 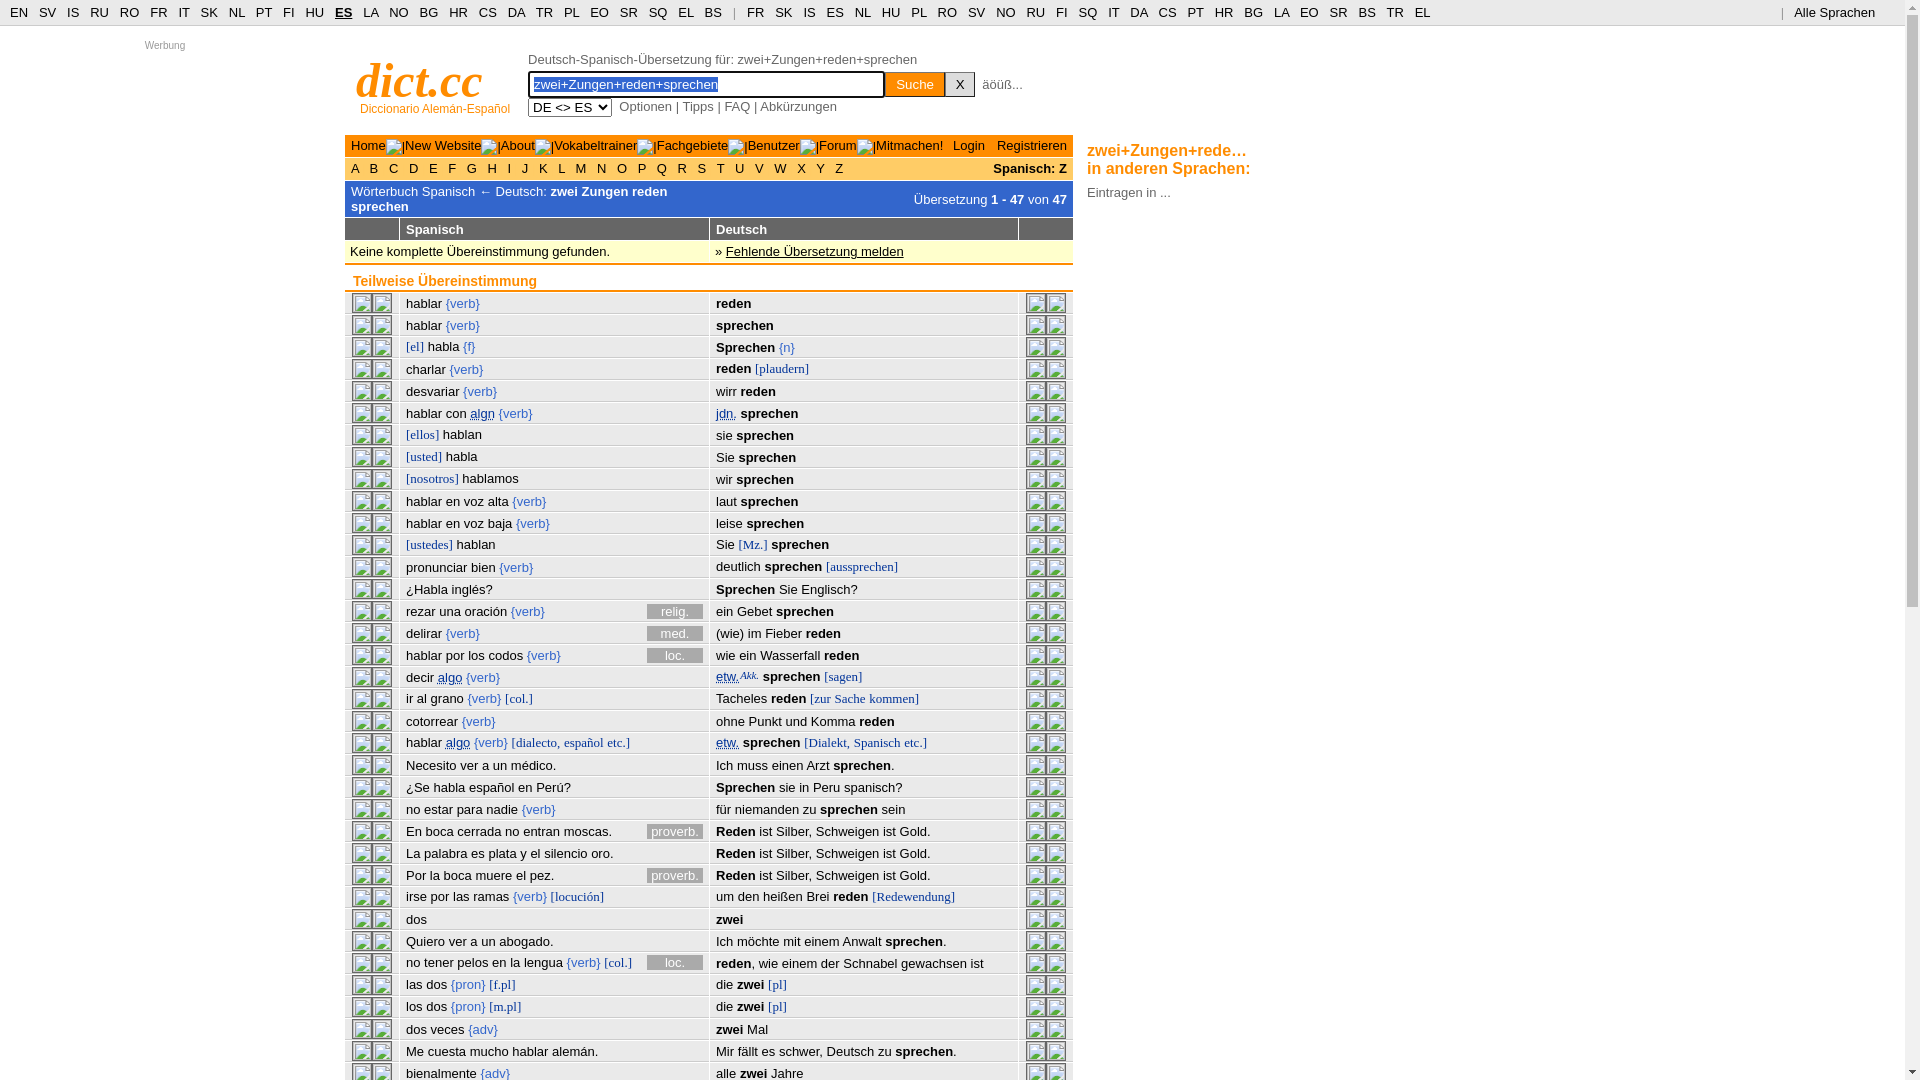 What do you see at coordinates (850, 697) in the screenshot?
I see `'Sache'` at bounding box center [850, 697].